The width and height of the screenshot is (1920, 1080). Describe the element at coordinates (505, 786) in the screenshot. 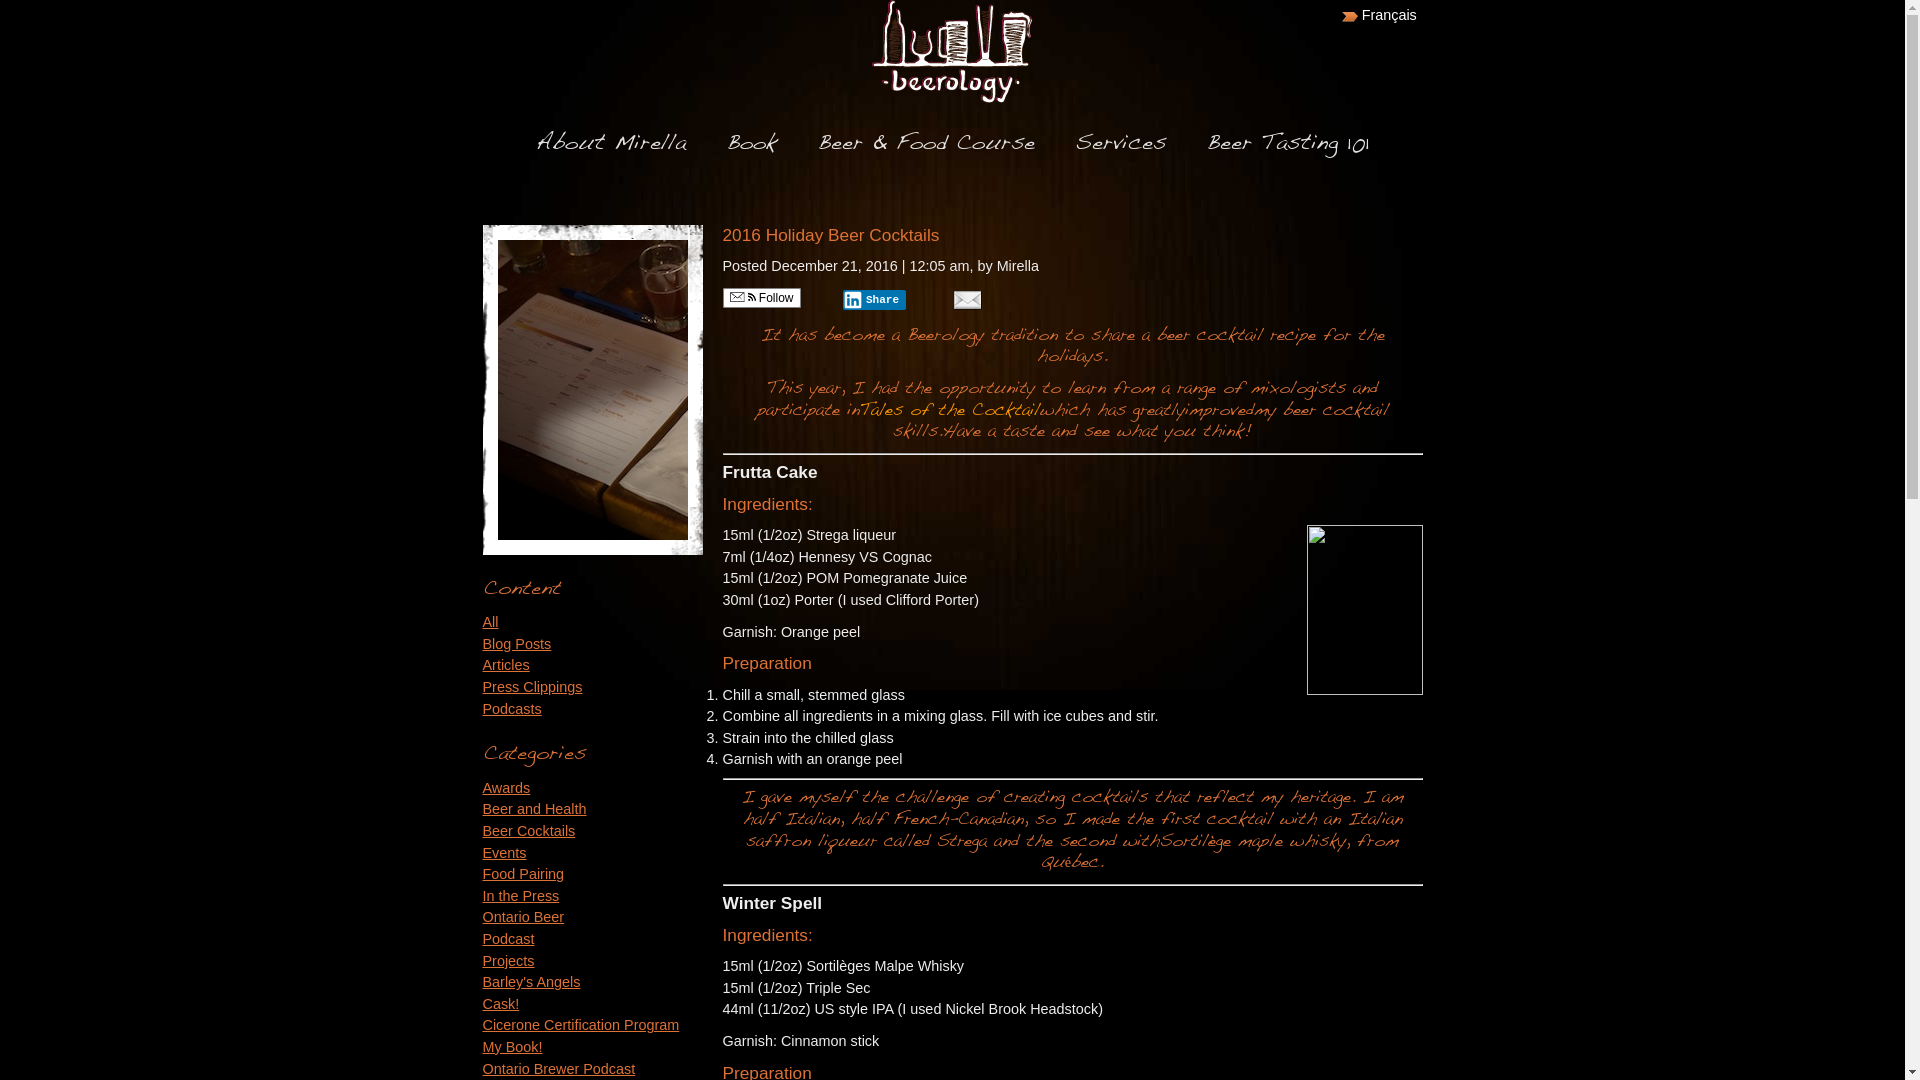

I see `'Awards'` at that location.